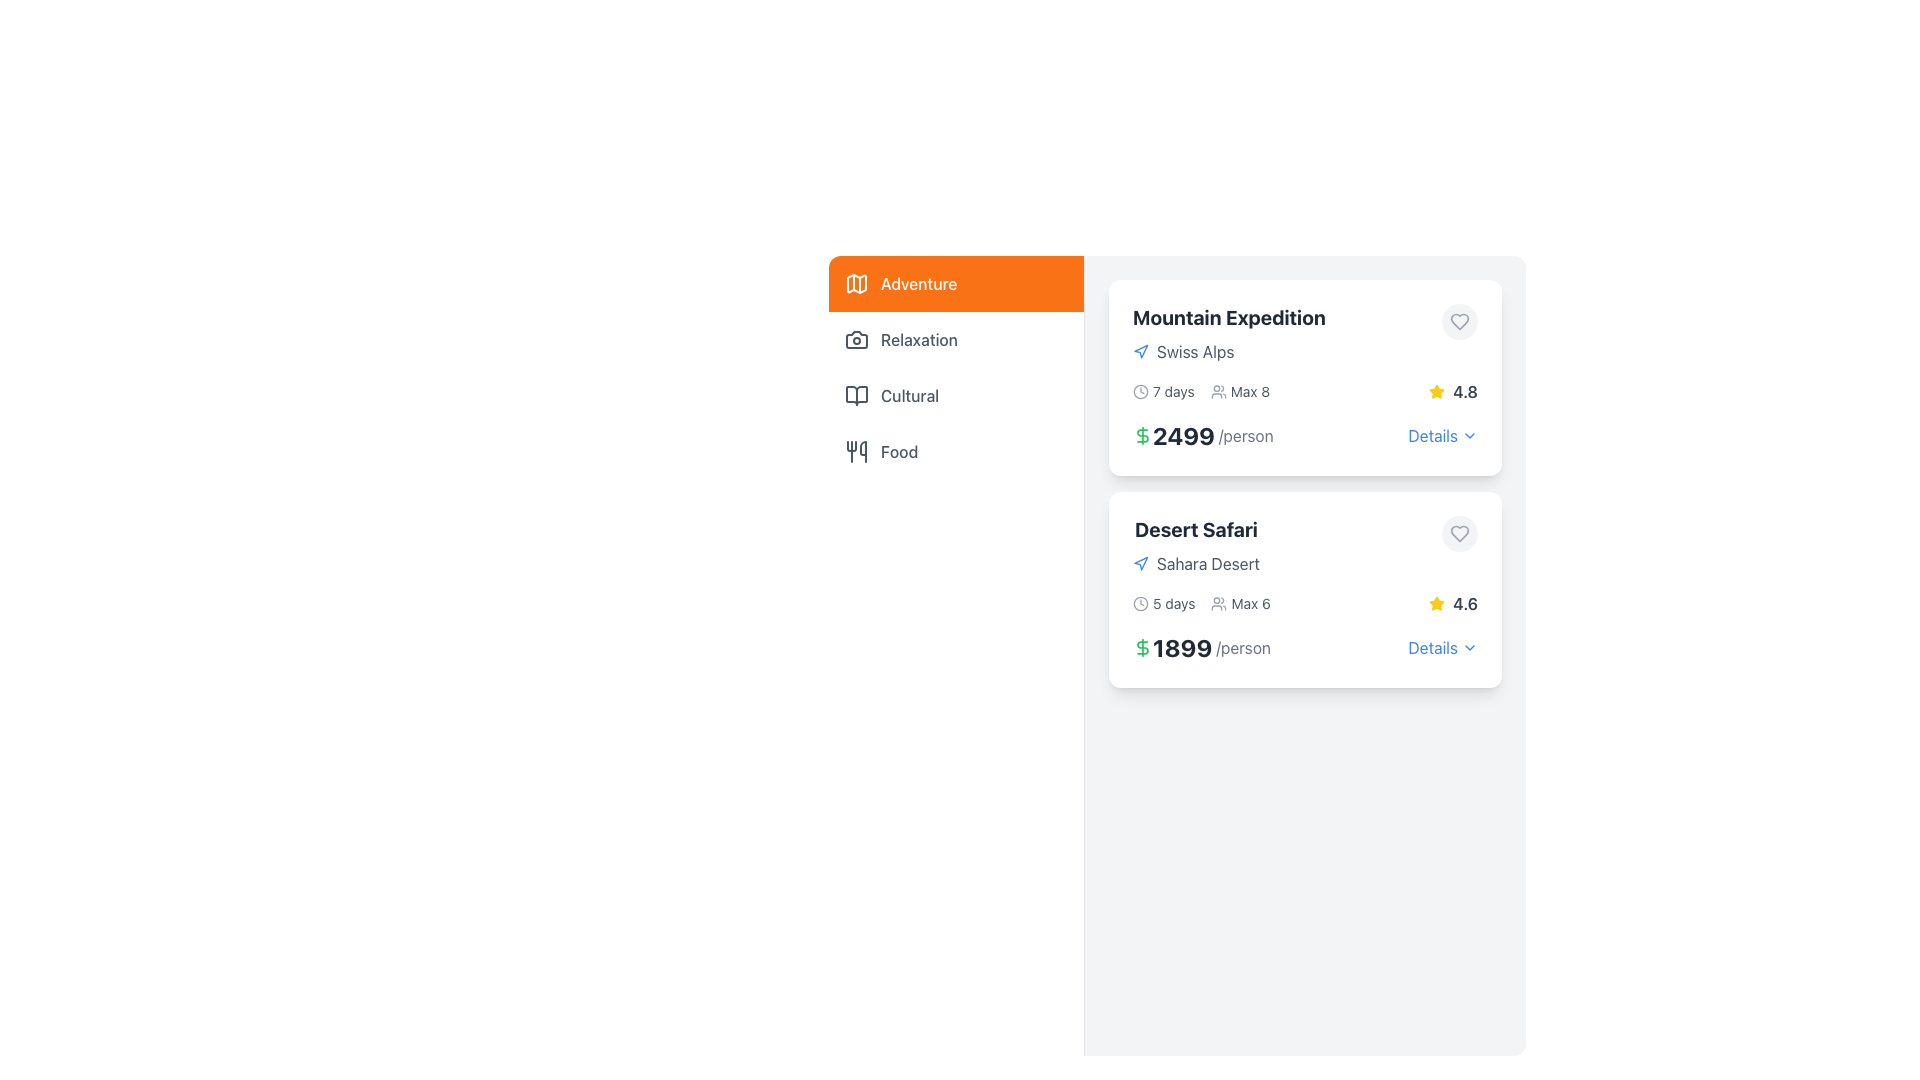  What do you see at coordinates (1228, 316) in the screenshot?
I see `title text label of the card, which is centered at the top and provides a summary of the card's contents` at bounding box center [1228, 316].